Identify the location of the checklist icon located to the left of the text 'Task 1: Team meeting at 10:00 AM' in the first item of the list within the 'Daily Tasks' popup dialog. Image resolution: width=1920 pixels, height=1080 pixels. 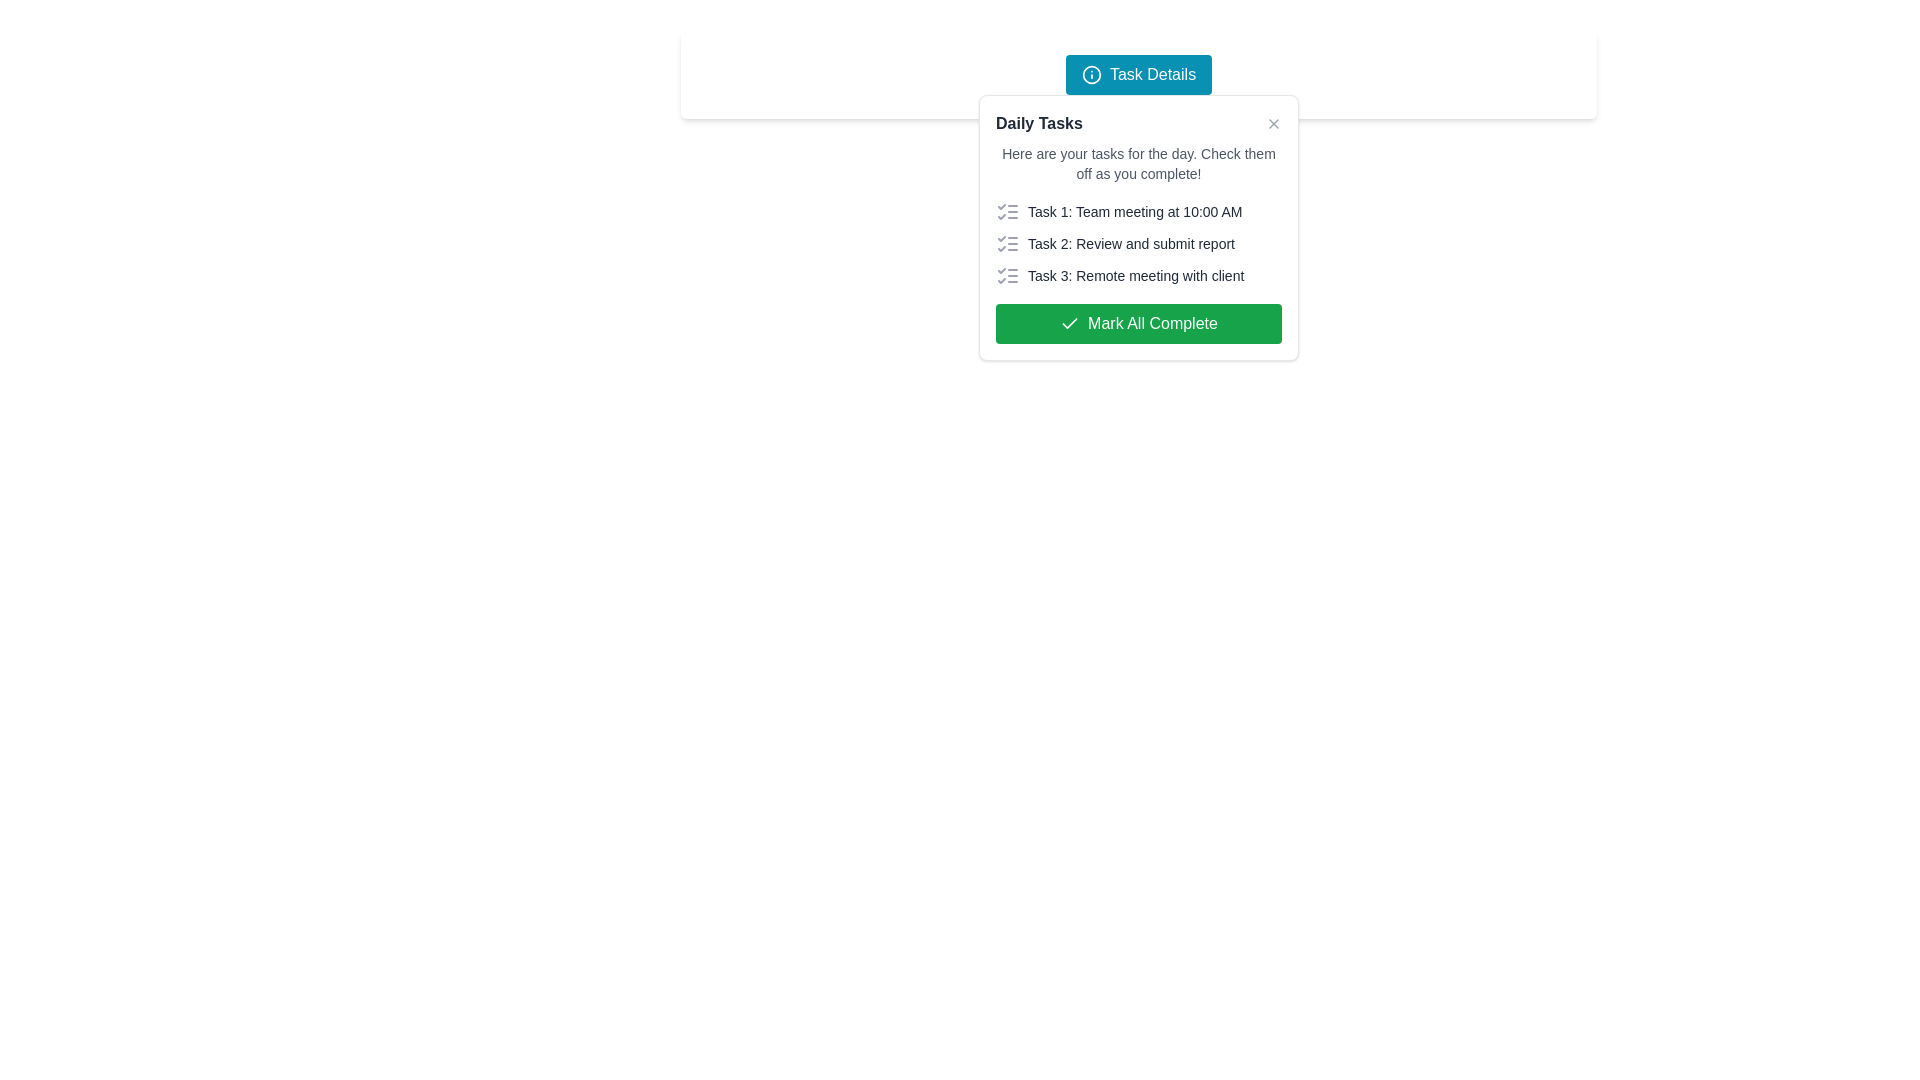
(1008, 212).